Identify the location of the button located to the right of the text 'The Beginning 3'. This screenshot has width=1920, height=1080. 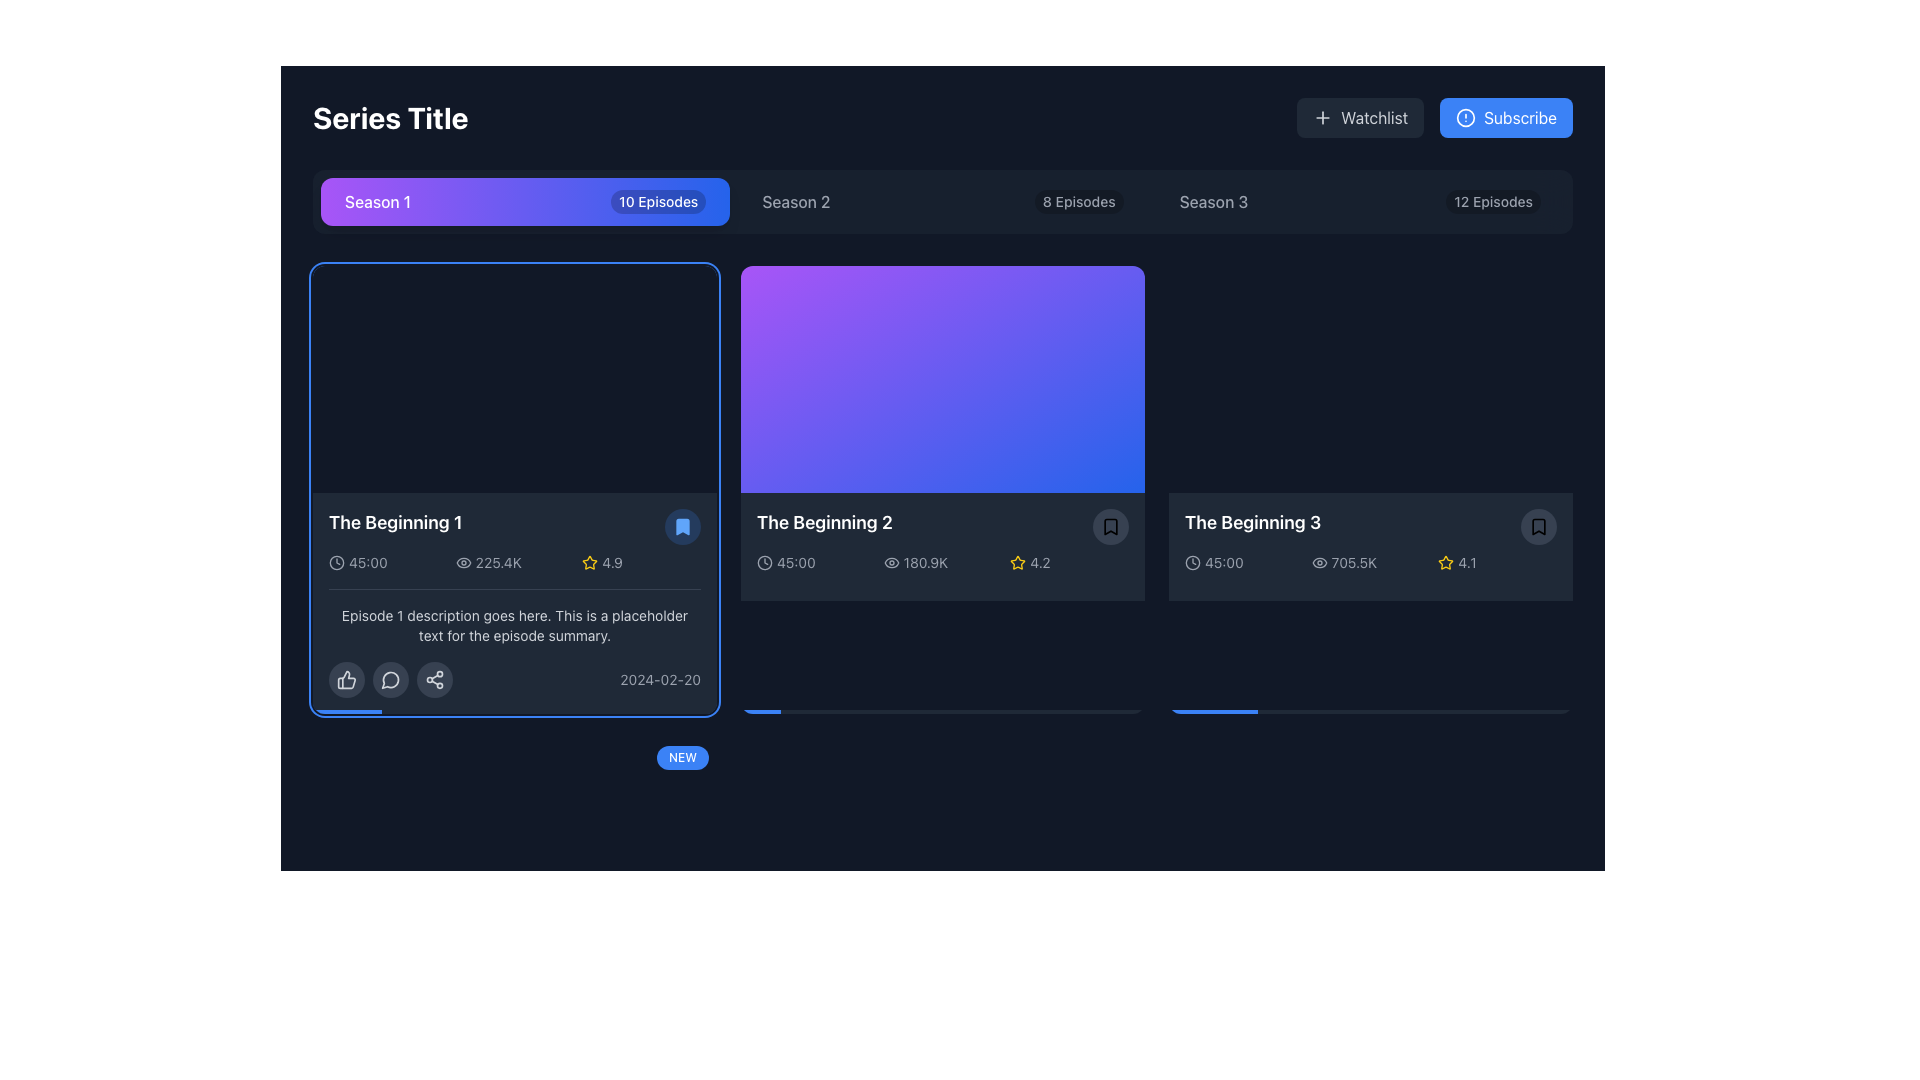
(1538, 526).